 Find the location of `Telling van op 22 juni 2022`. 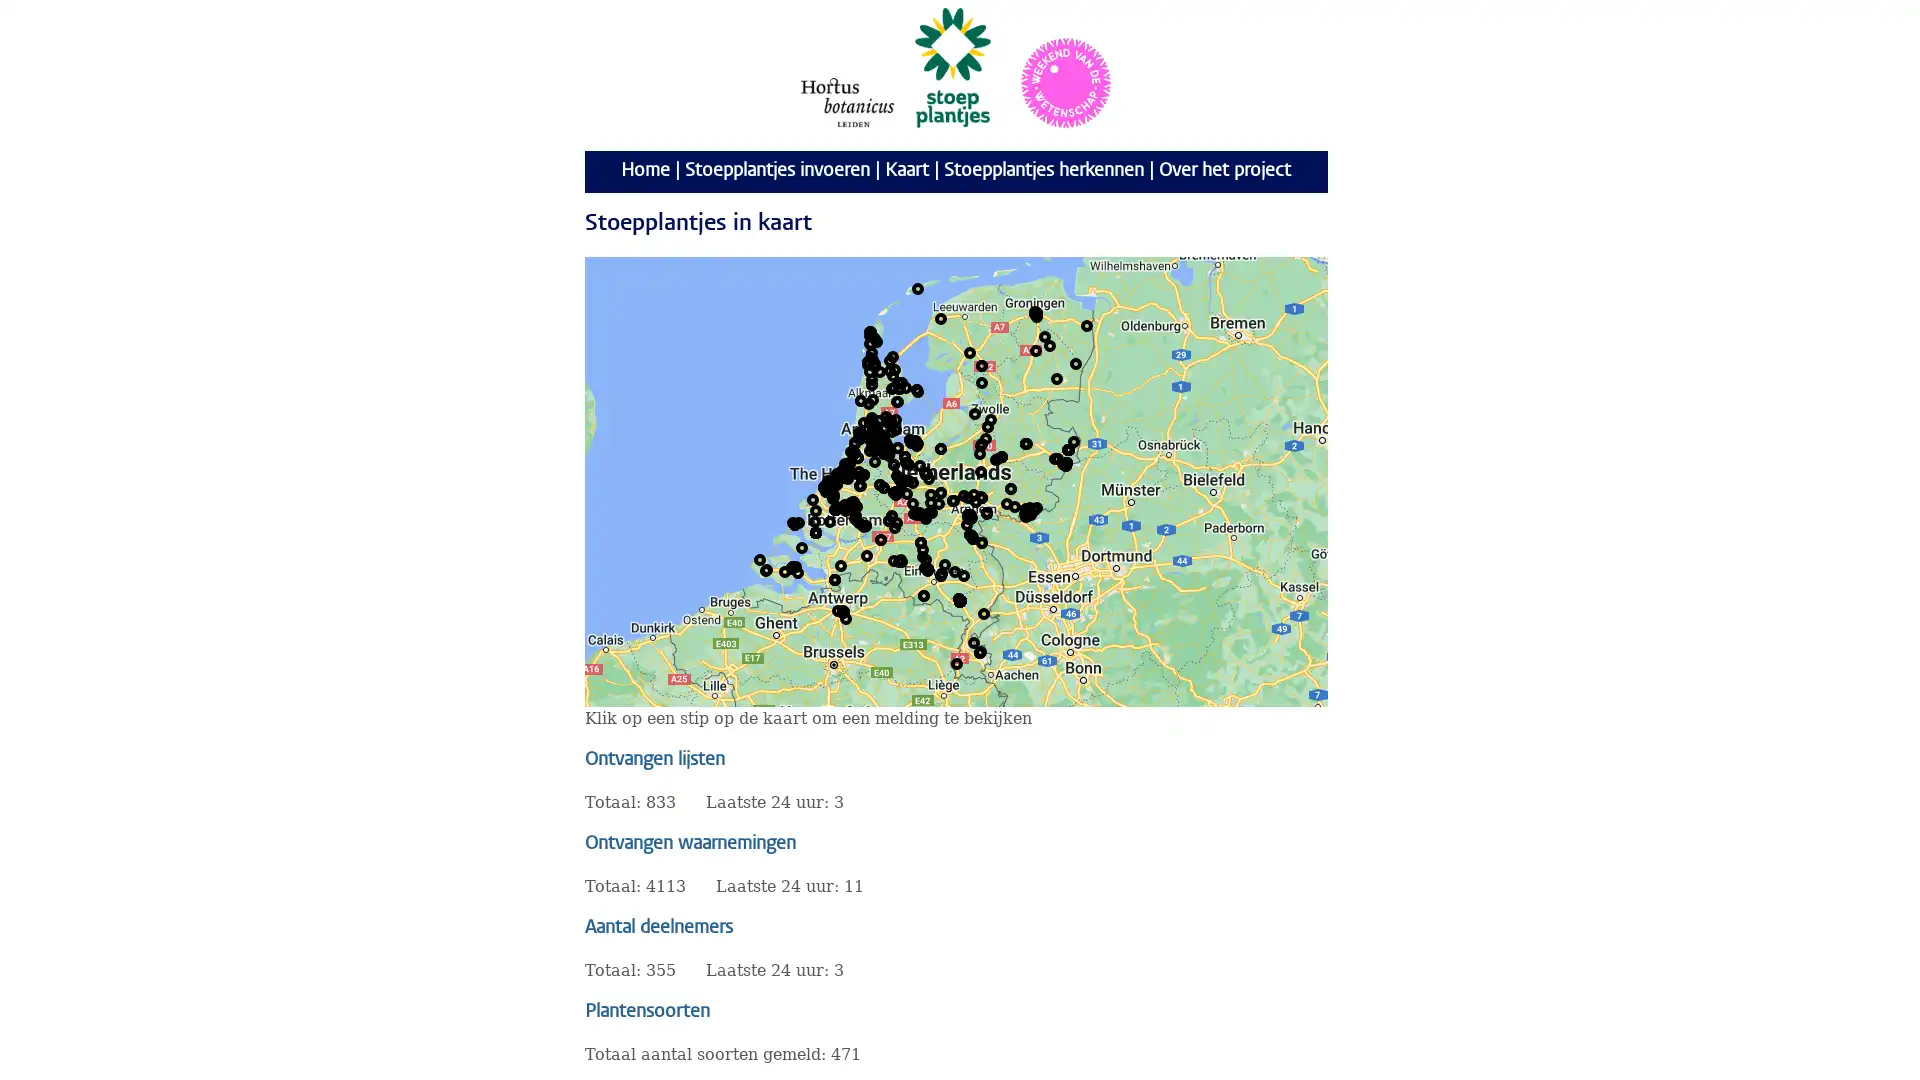

Telling van op 22 juni 2022 is located at coordinates (848, 473).